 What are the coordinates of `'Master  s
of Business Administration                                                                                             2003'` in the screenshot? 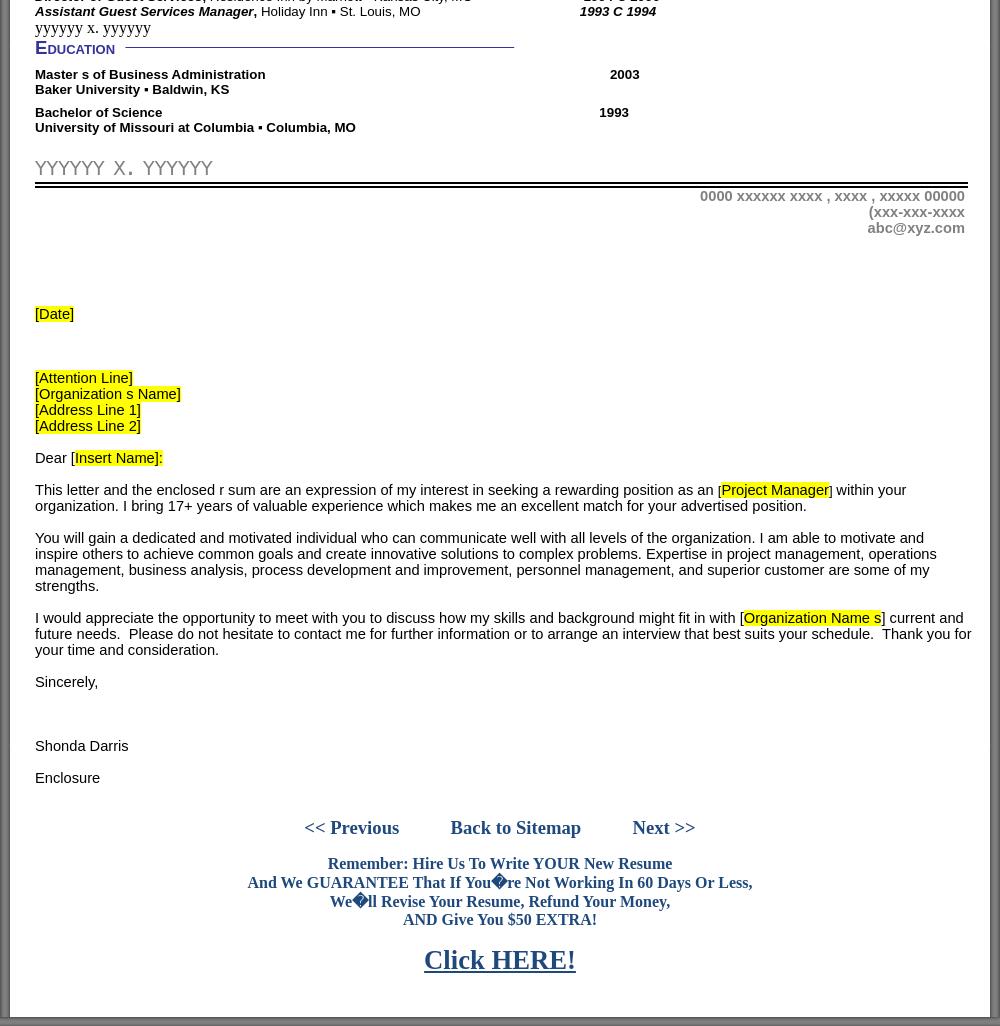 It's located at (336, 73).